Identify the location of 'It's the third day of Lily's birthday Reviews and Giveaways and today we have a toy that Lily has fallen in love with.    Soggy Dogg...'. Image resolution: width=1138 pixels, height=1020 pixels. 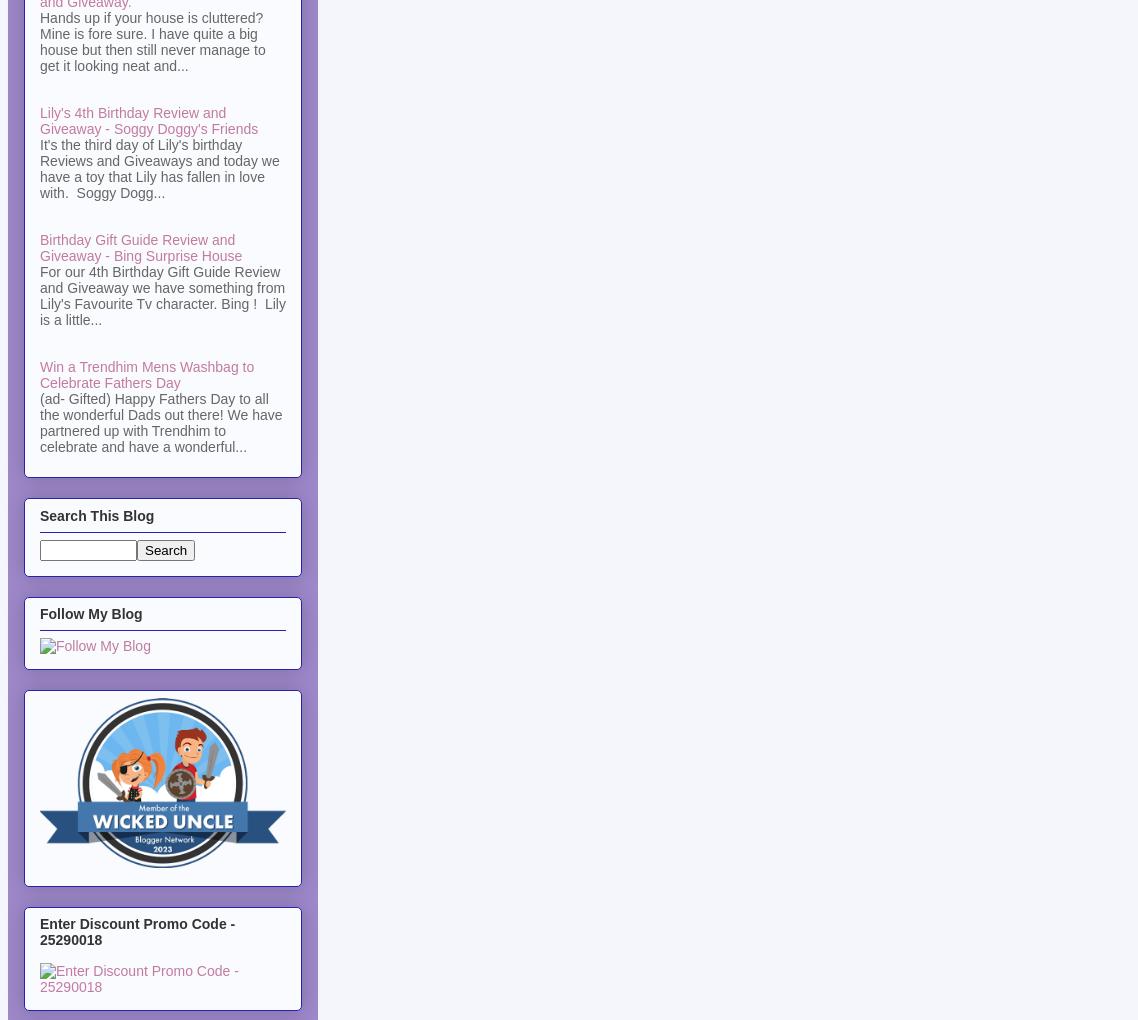
(159, 169).